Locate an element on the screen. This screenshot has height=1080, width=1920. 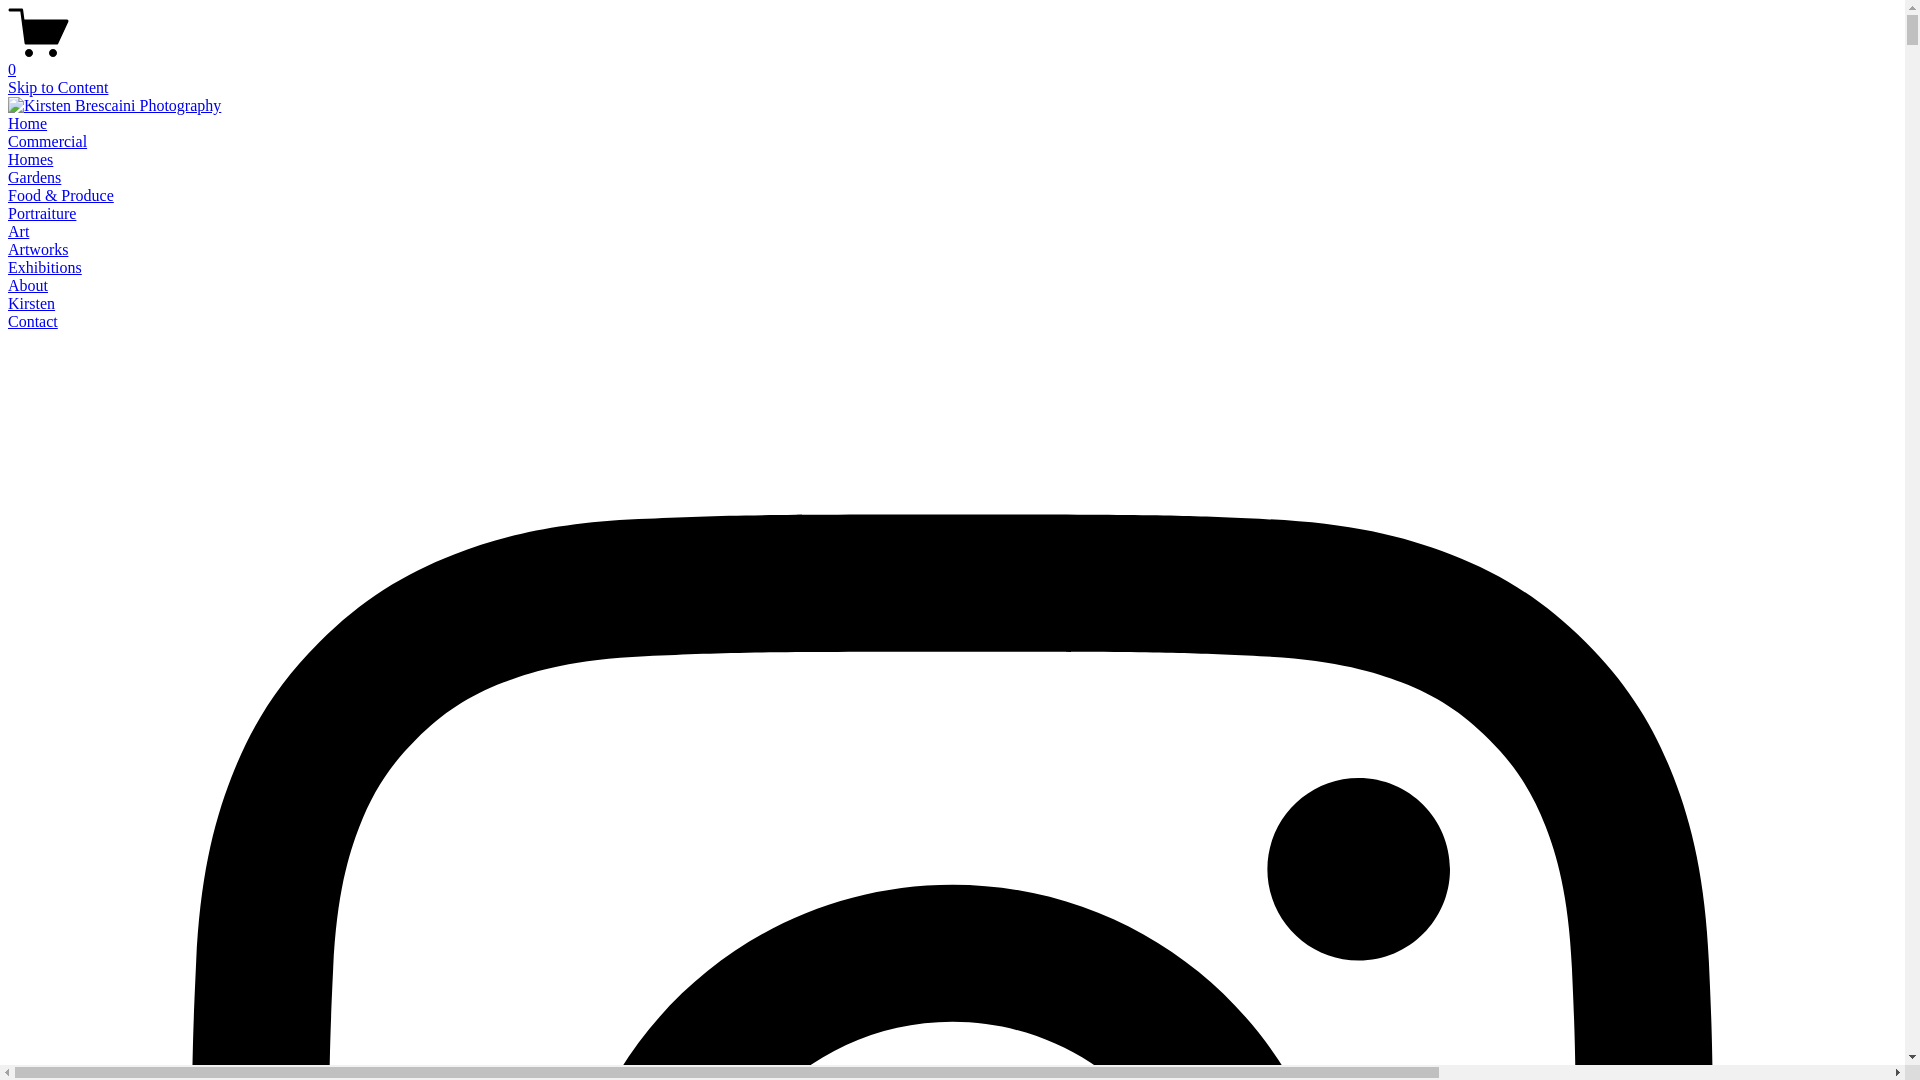
'Food & Produce' is located at coordinates (61, 195).